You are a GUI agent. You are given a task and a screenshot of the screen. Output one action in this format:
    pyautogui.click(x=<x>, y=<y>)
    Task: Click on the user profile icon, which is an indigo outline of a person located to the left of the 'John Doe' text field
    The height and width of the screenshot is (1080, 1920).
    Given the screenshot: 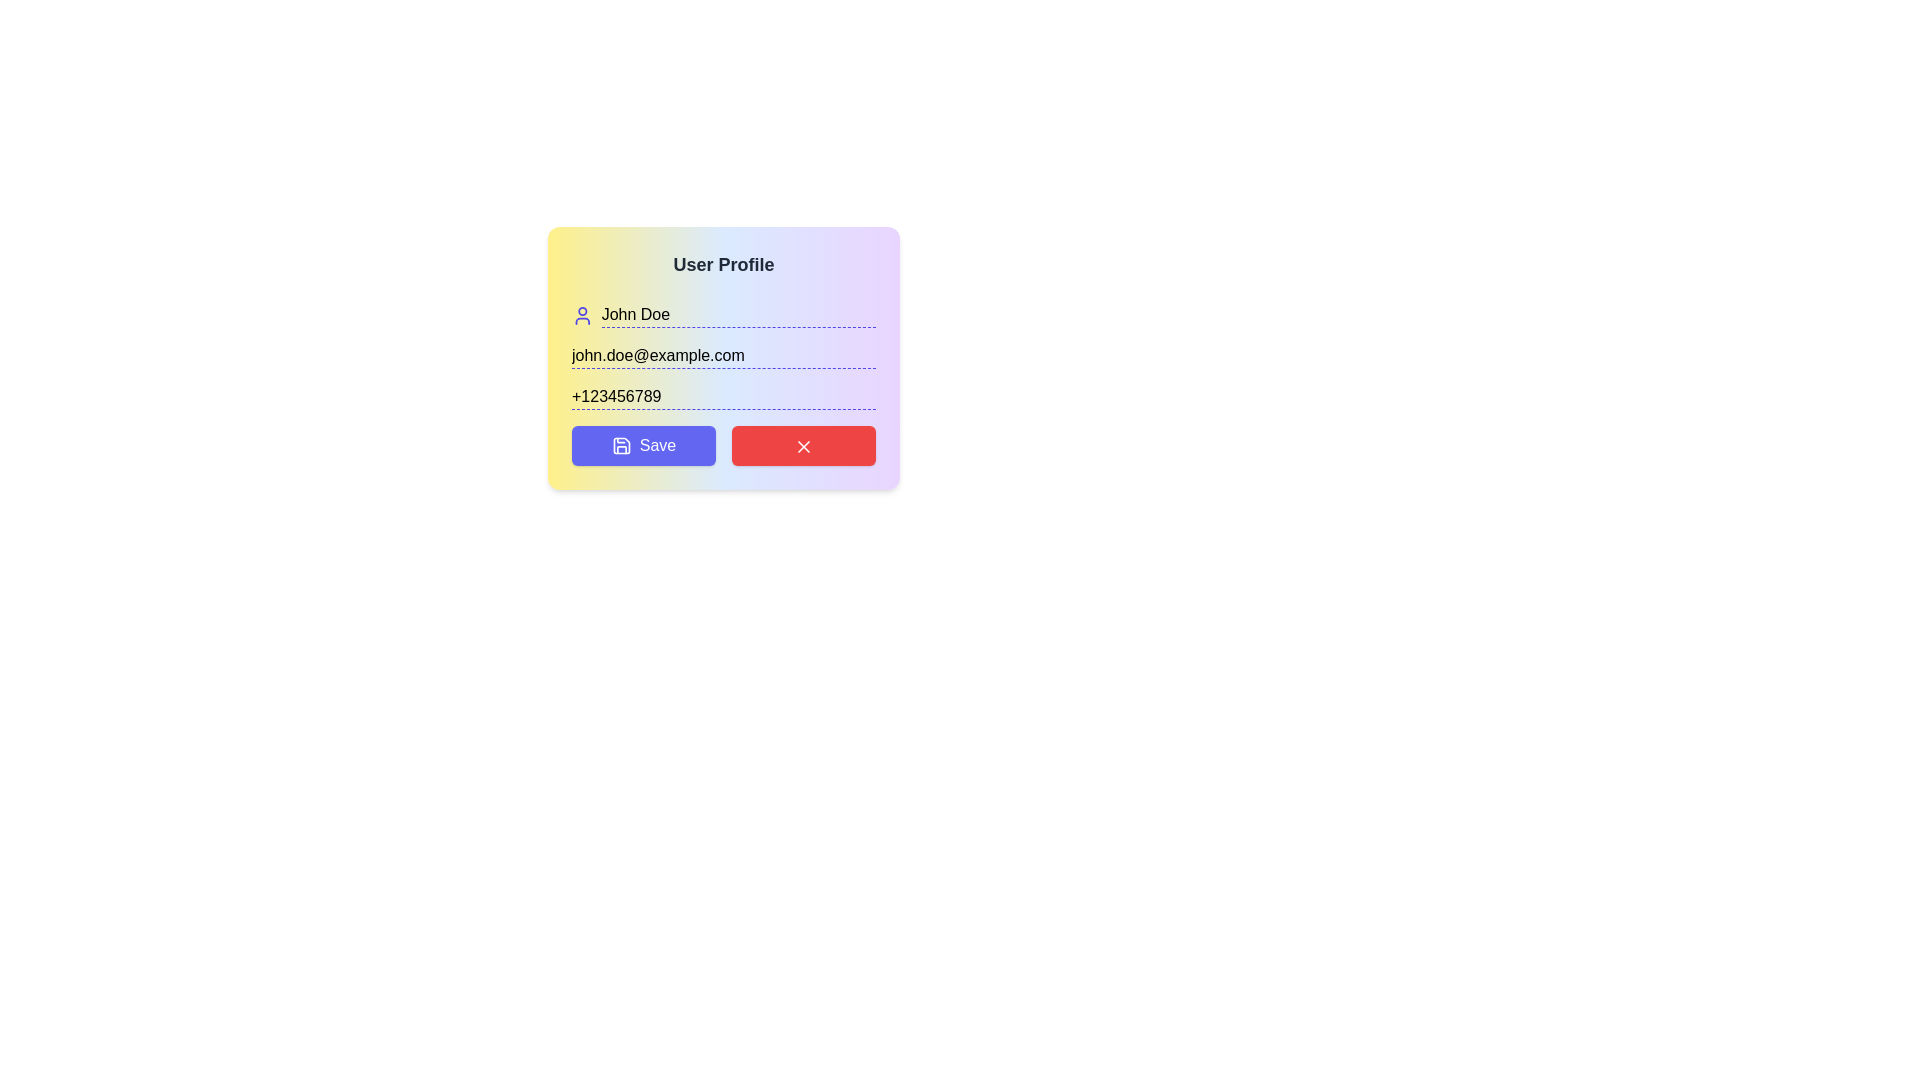 What is the action you would take?
    pyautogui.click(x=581, y=315)
    